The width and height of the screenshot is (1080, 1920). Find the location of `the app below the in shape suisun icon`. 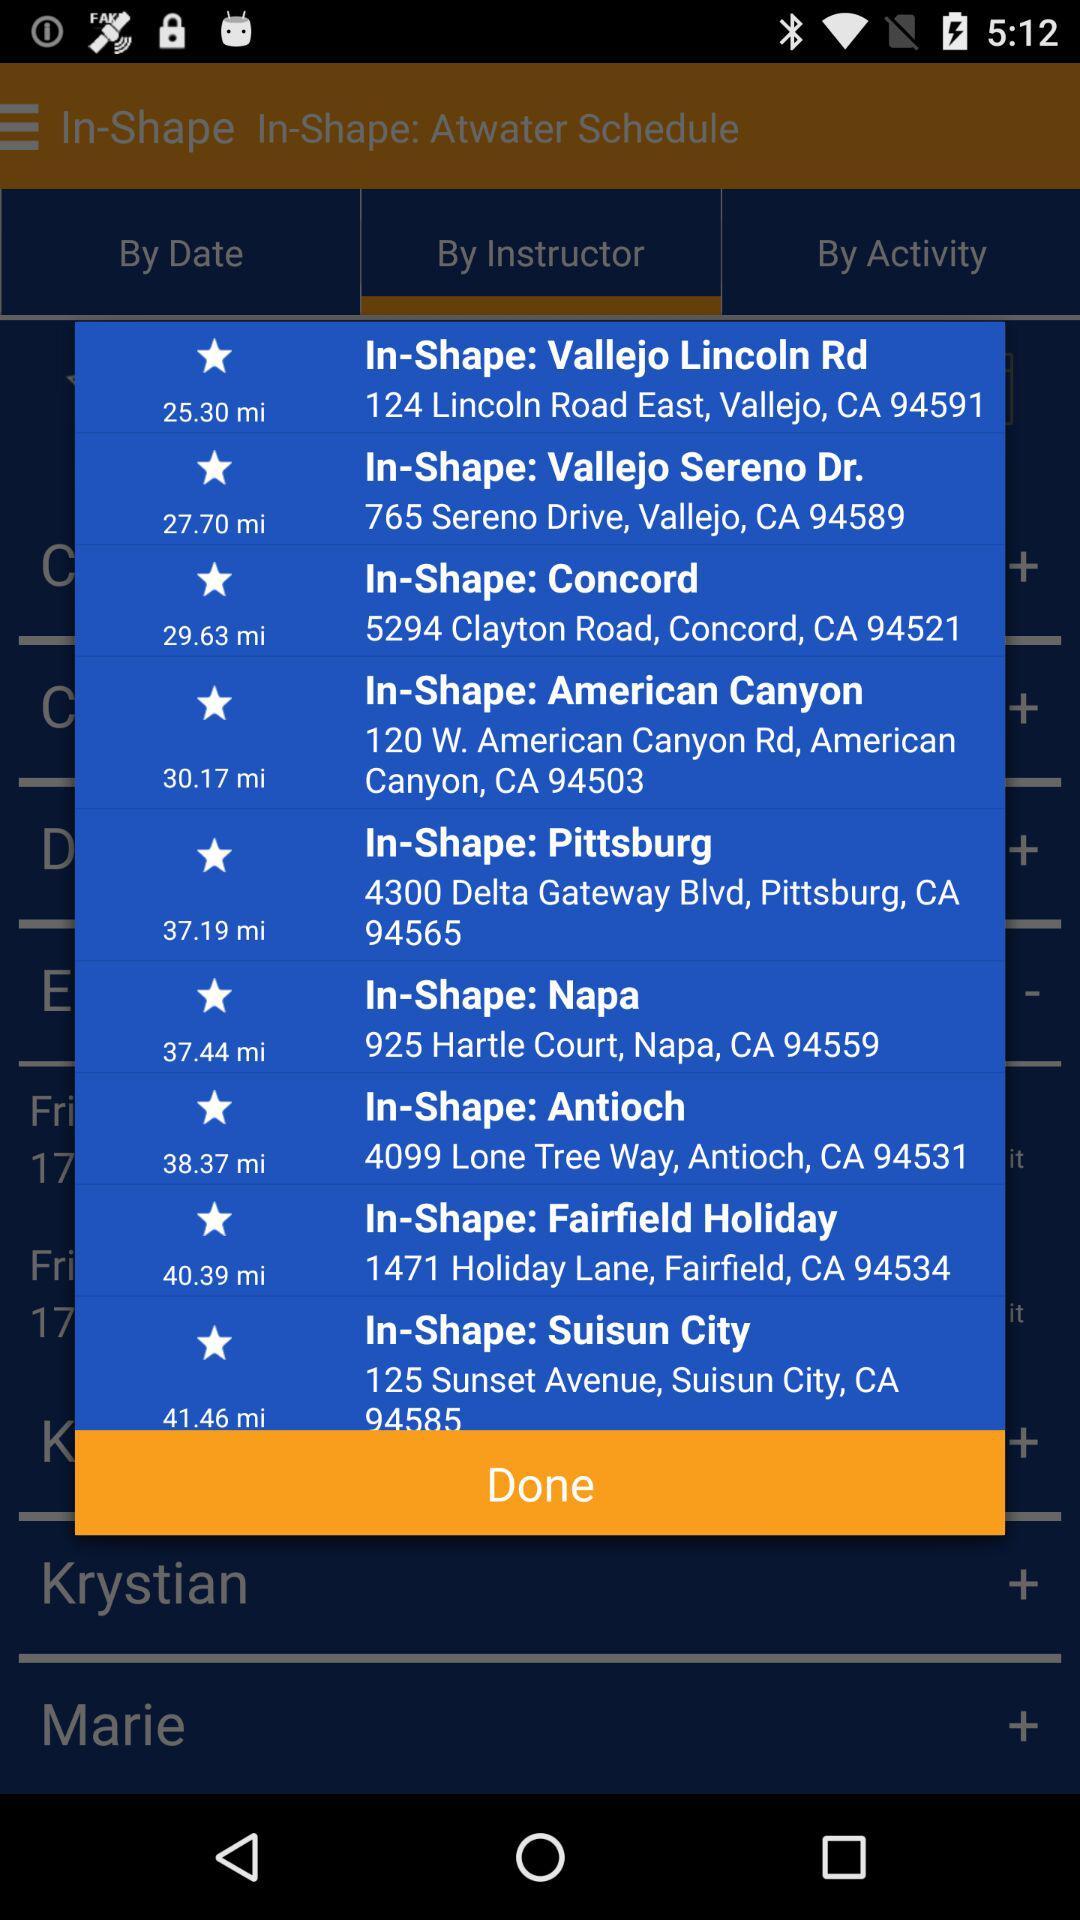

the app below the in shape suisun icon is located at coordinates (678, 1391).